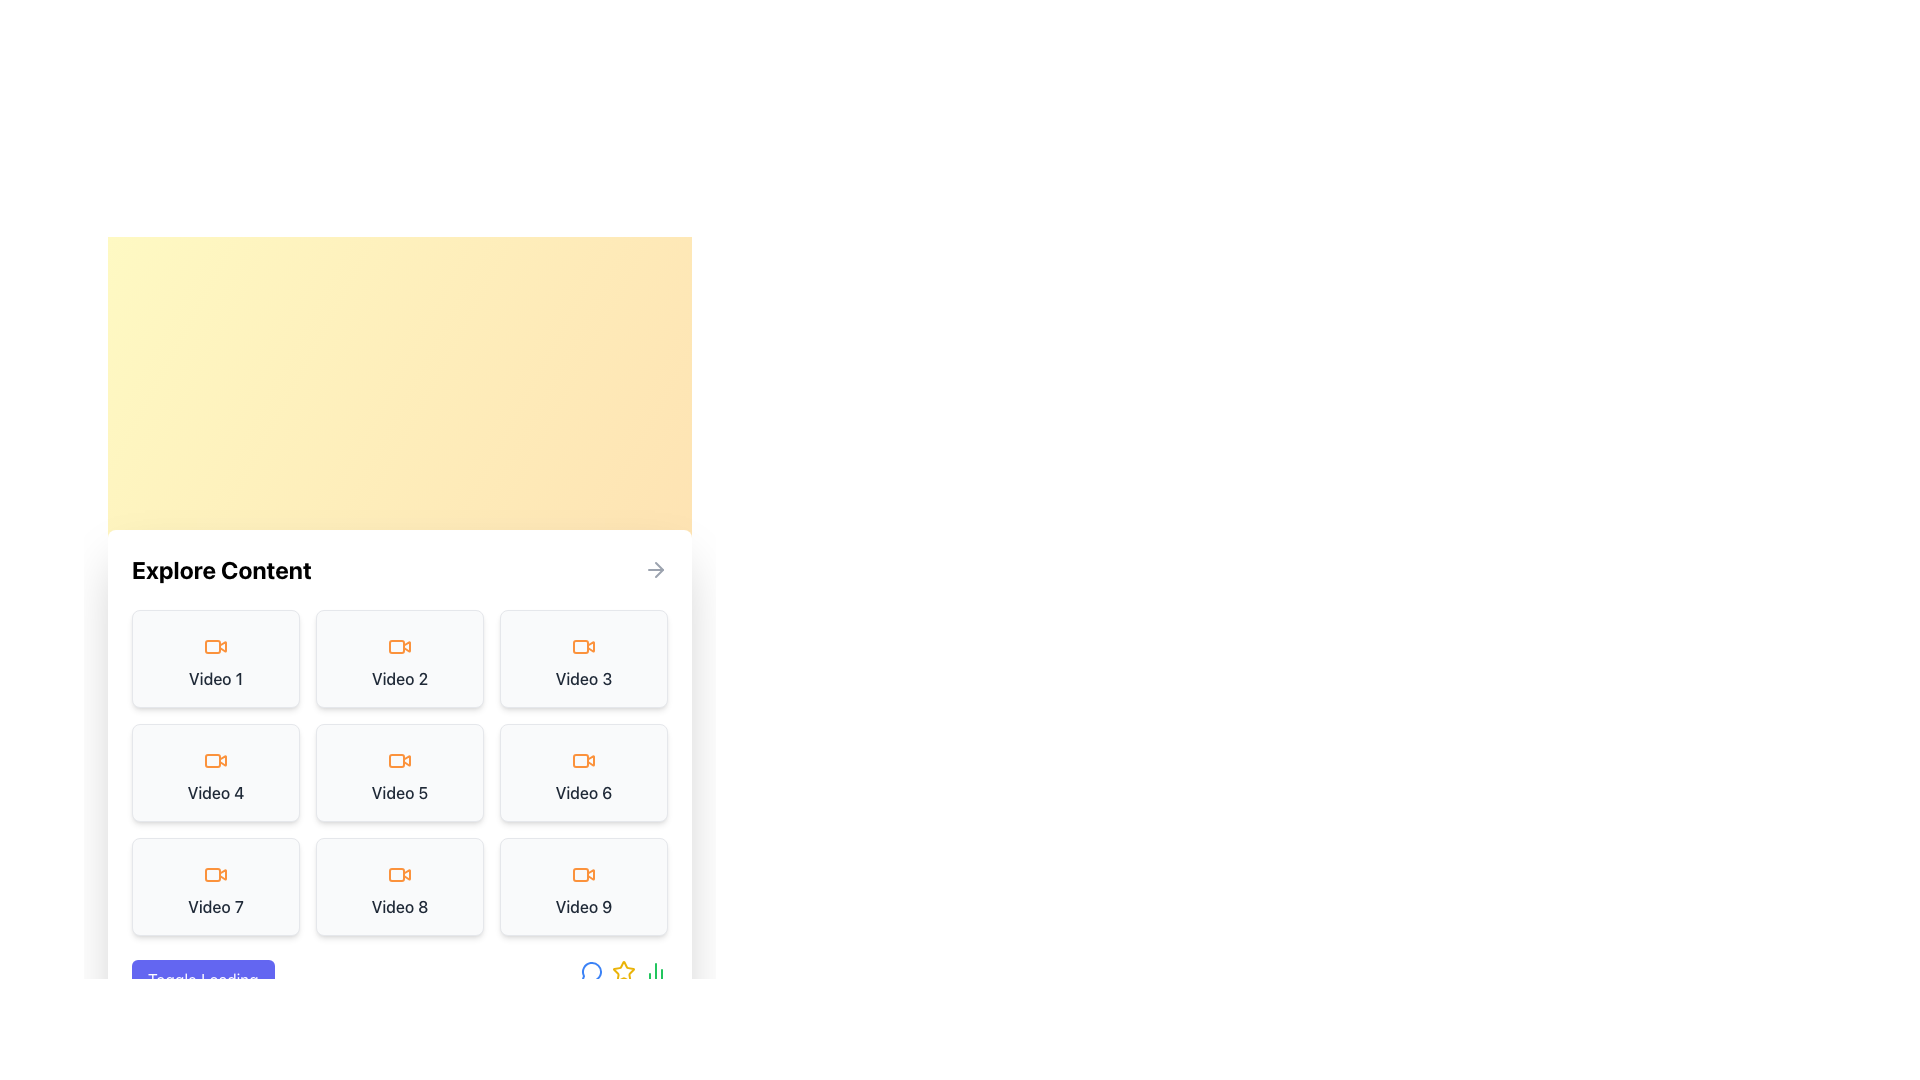 This screenshot has height=1080, width=1920. Describe the element at coordinates (656, 570) in the screenshot. I see `the navigation button located at the far right of the 'Explore Content' header section` at that location.